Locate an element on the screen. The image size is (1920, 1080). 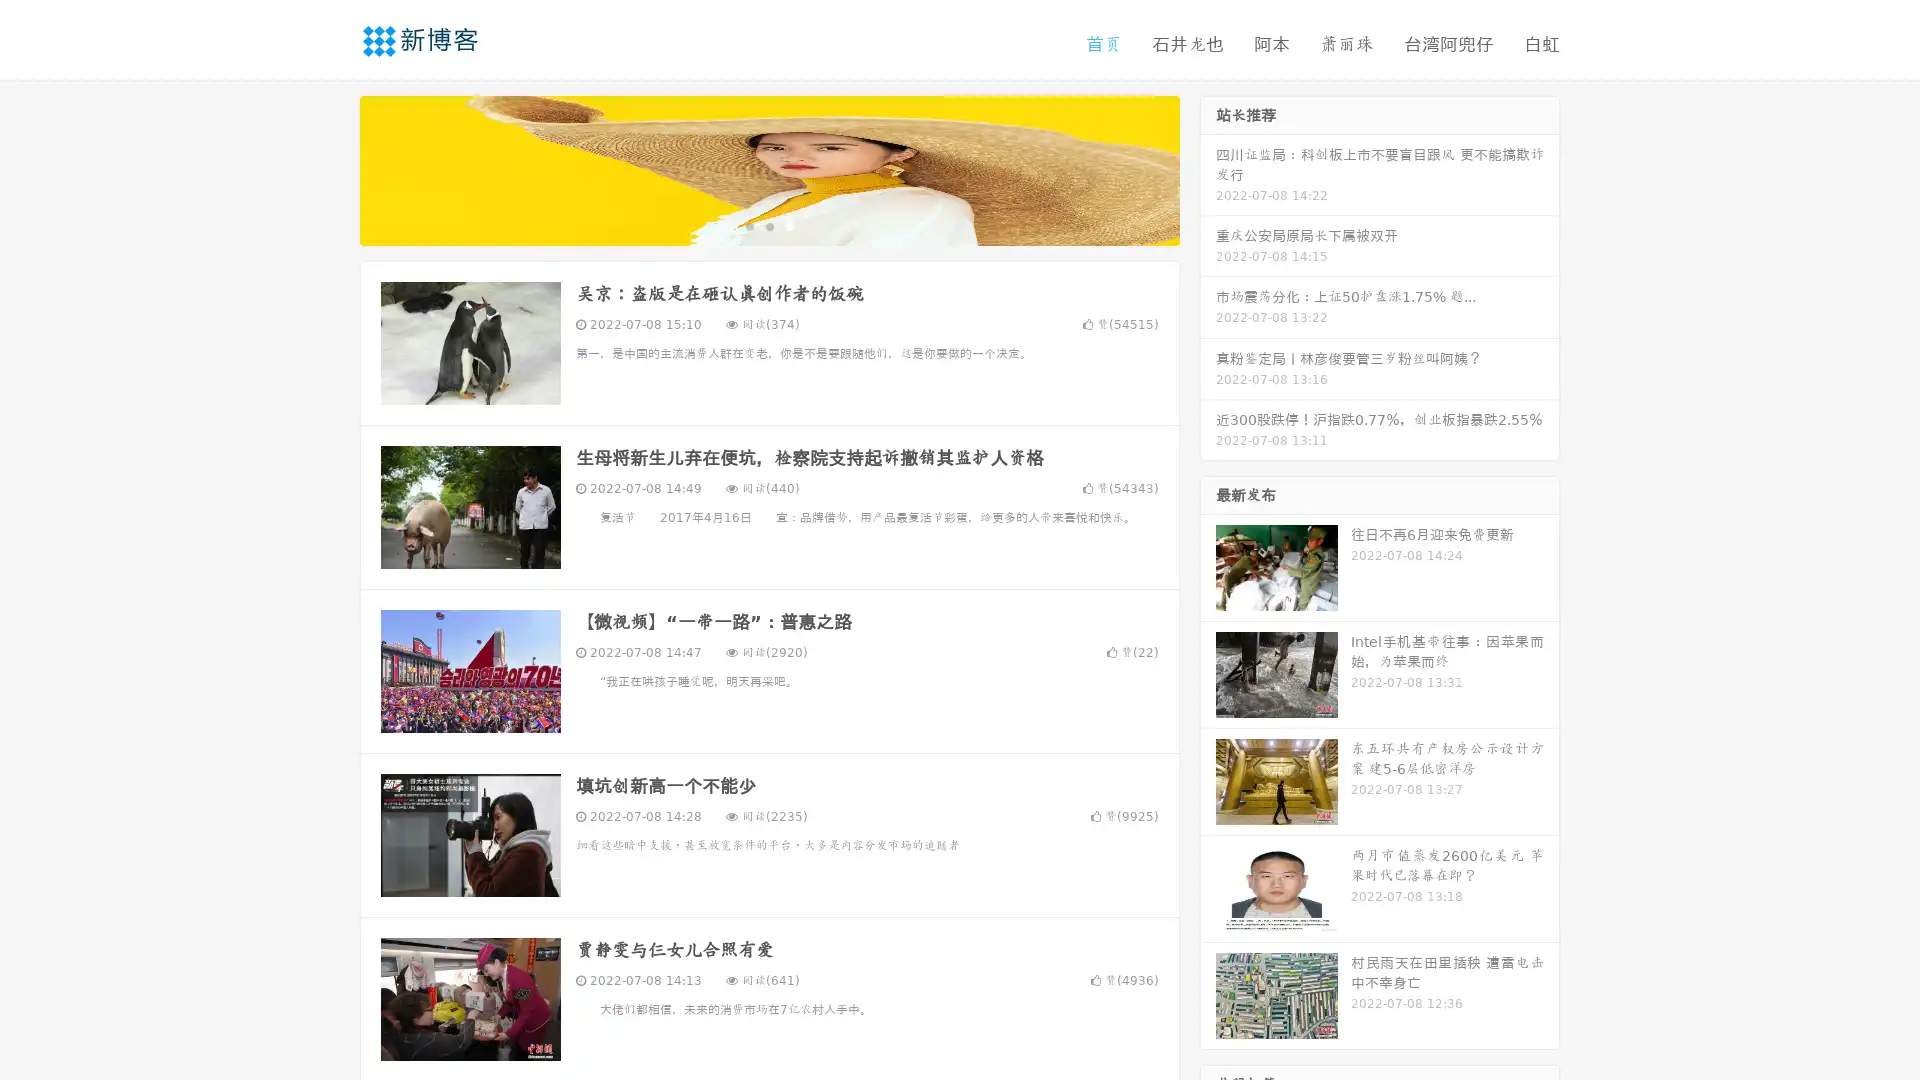
Go to slide 1 is located at coordinates (748, 225).